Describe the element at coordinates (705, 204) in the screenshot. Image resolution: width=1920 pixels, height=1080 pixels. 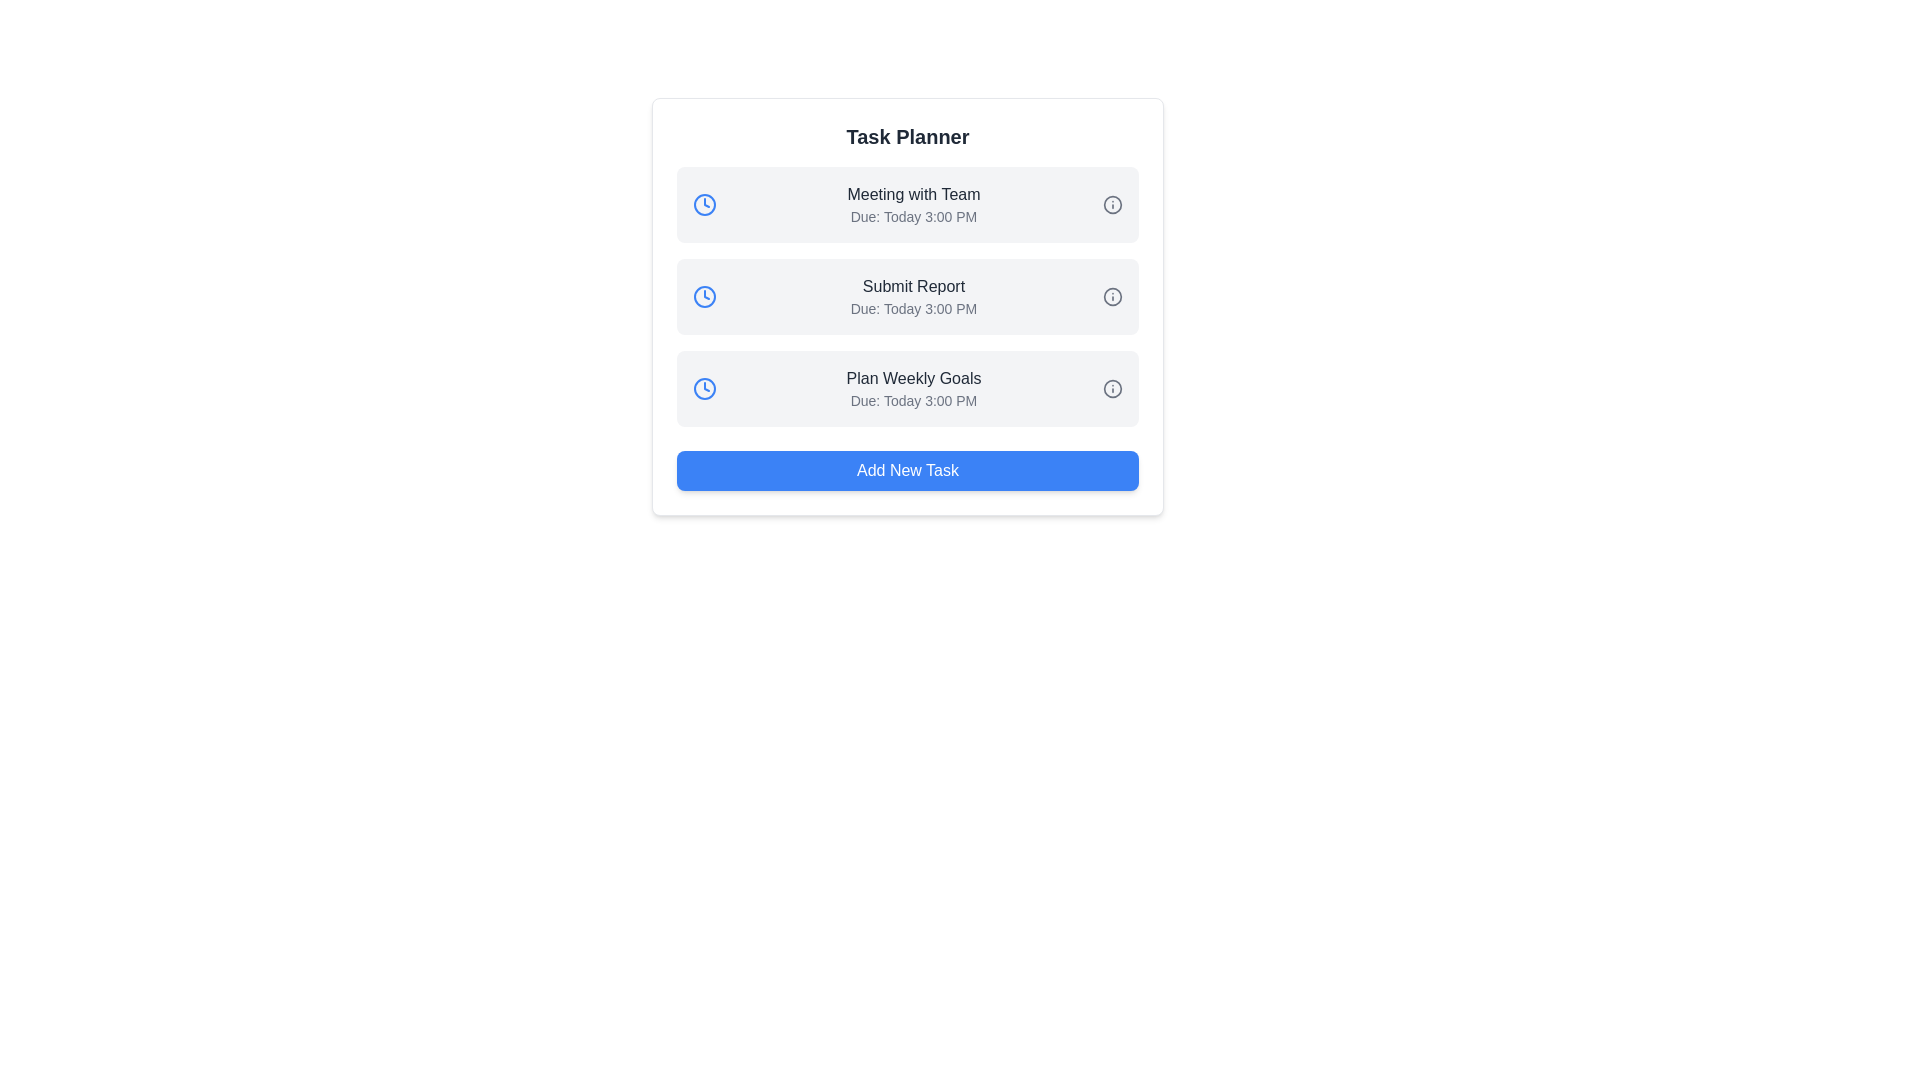
I see `the blue clock icon with a circular outline and clock hands, located in the first row of the task items within the 'Task Planner' component, preceding the text 'Meeting with Team'` at that location.